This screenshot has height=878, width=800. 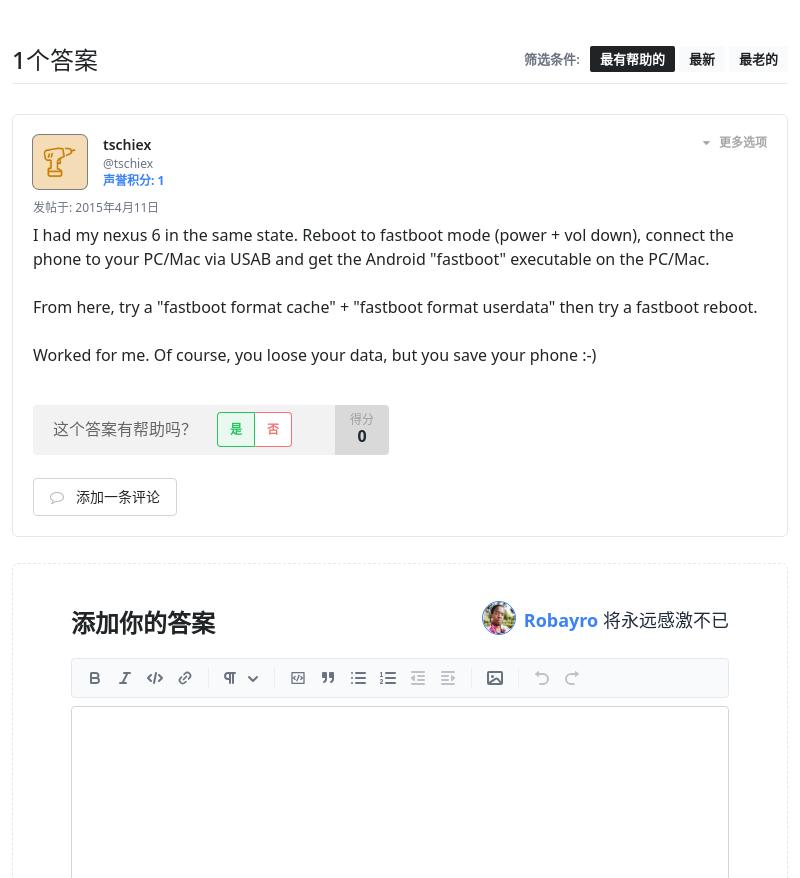 What do you see at coordinates (361, 436) in the screenshot?
I see `'0'` at bounding box center [361, 436].